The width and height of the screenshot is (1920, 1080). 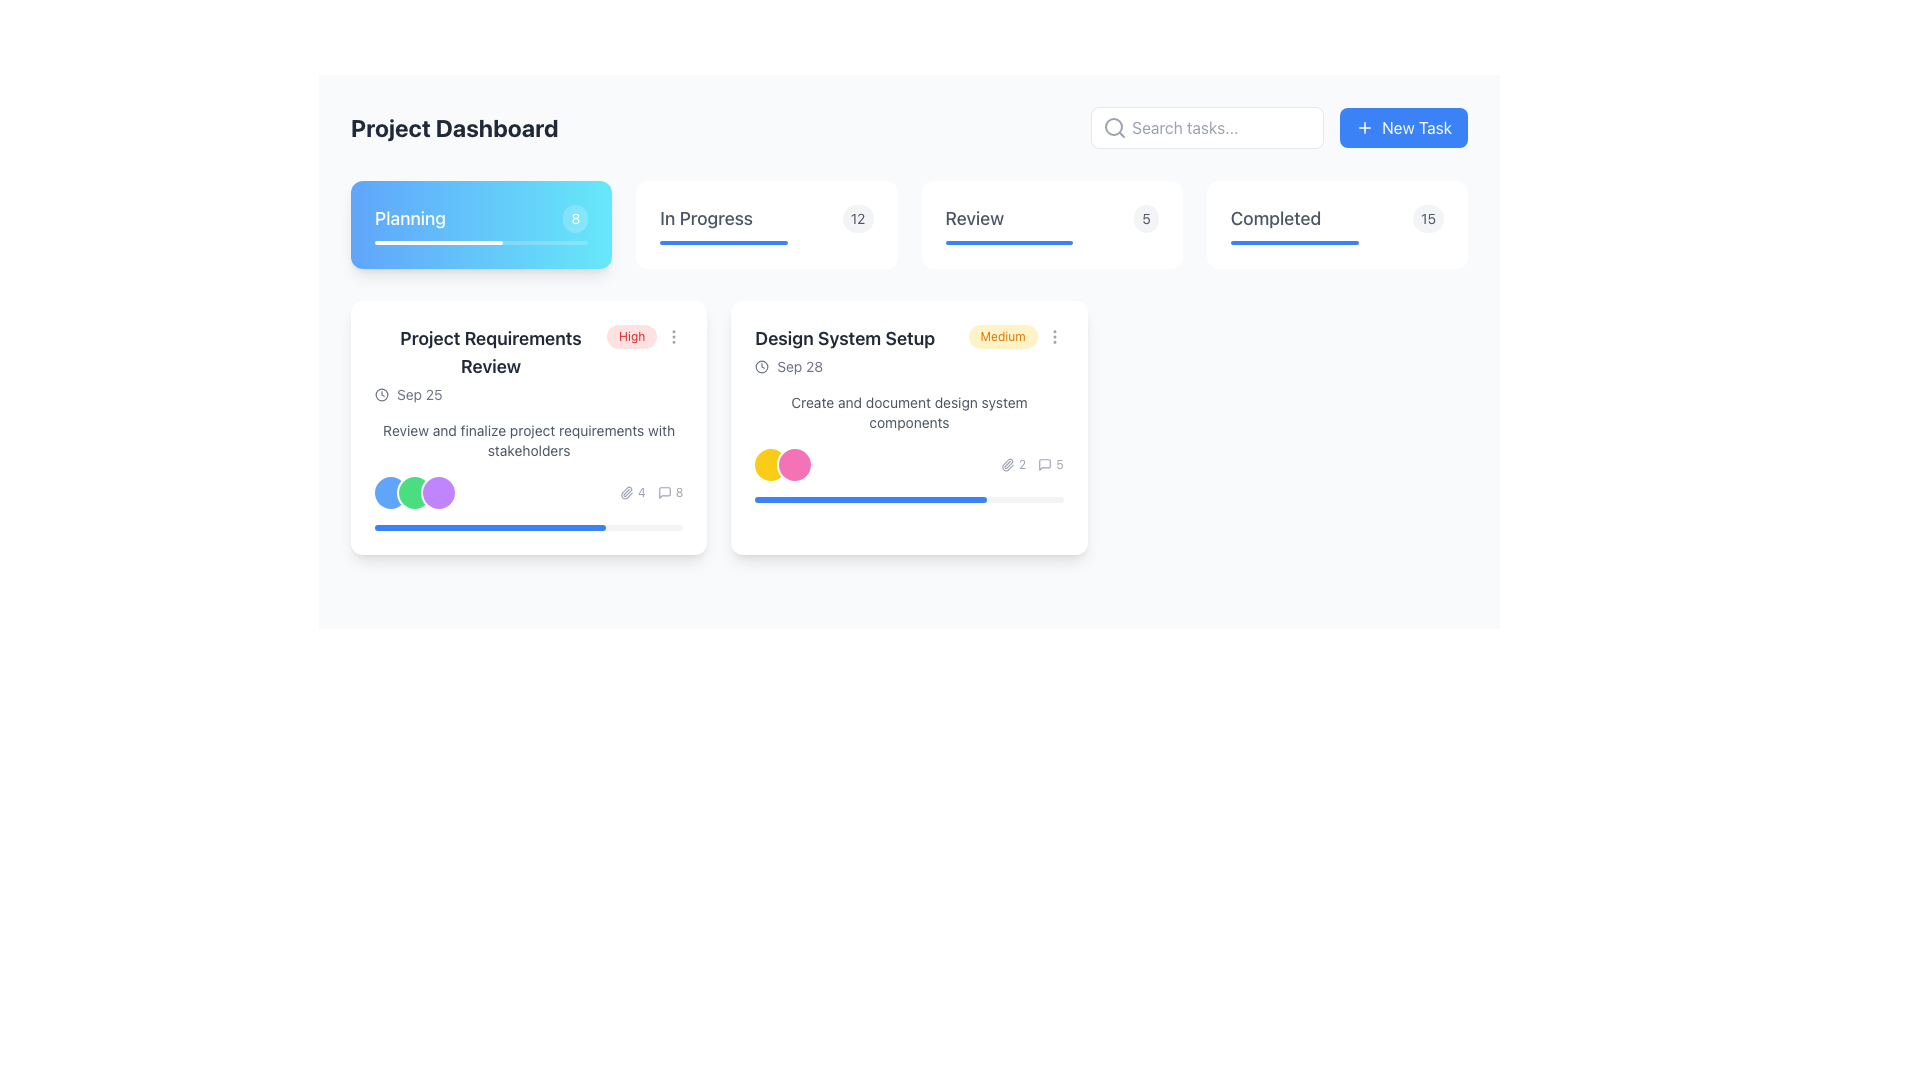 What do you see at coordinates (1003, 335) in the screenshot?
I see `the informational label indicating the priority or status of the 'Design System Setup' card, located at the top-right corner of the card` at bounding box center [1003, 335].